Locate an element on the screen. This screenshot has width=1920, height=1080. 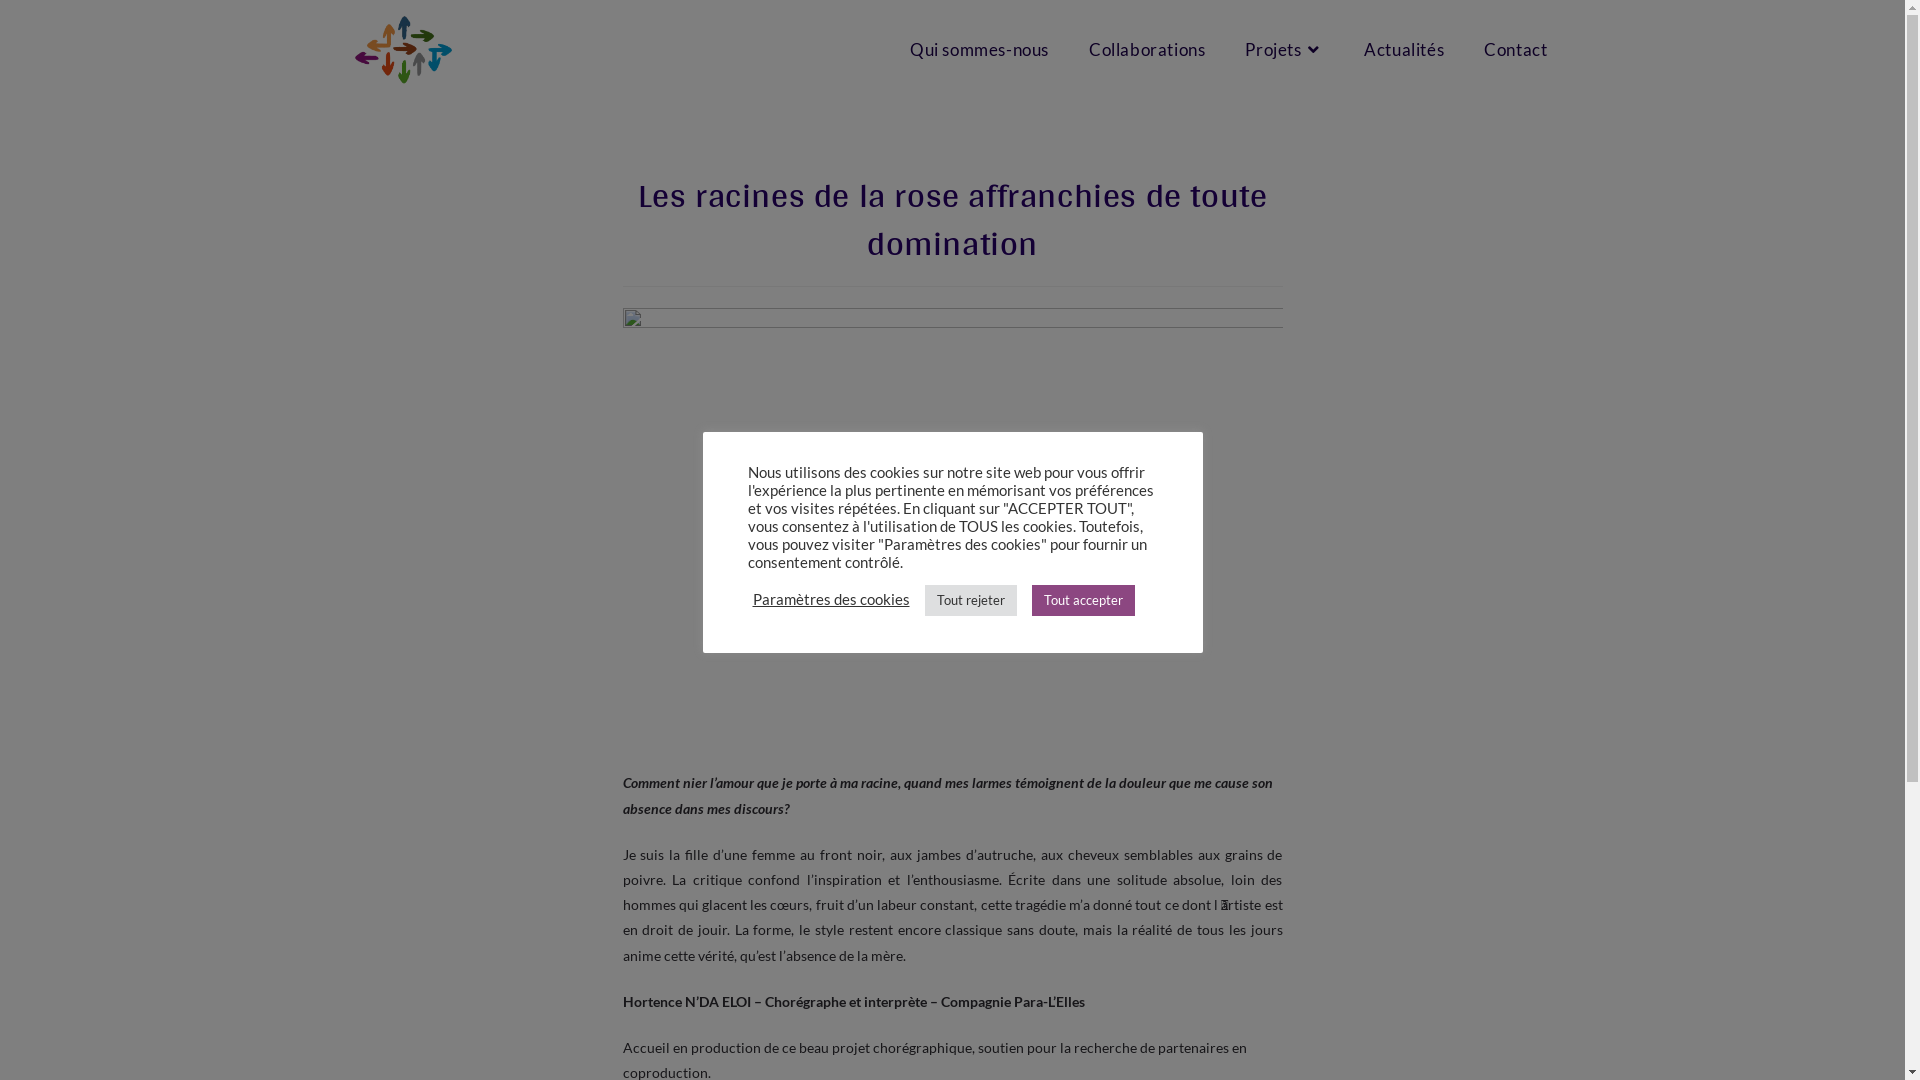
'Tout rejeter' is located at coordinates (969, 598).